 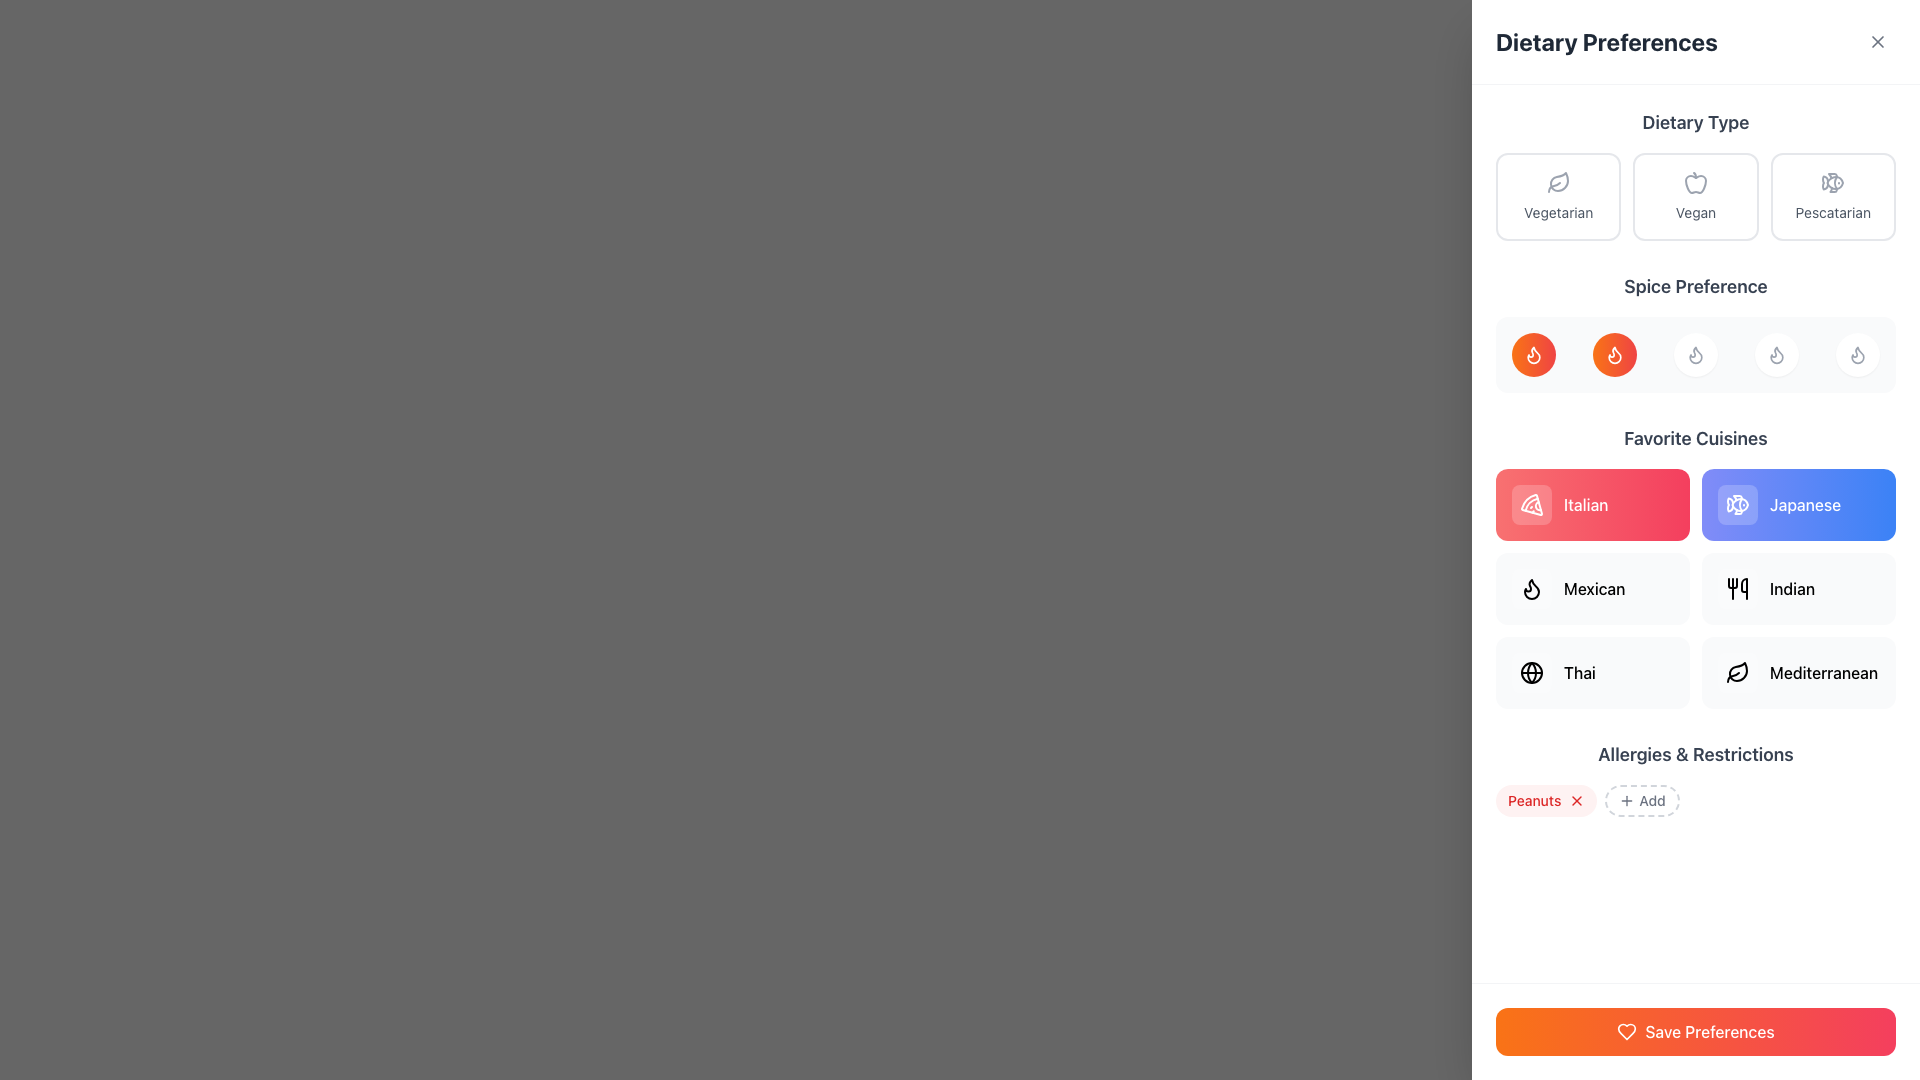 I want to click on the SVG icon resembling a fish with a blue background and white outlines in the 'Favorite Cuisines' section for the 'Japanese' cuisine option, located at the top right corner of the modal interface, so click(x=1736, y=504).